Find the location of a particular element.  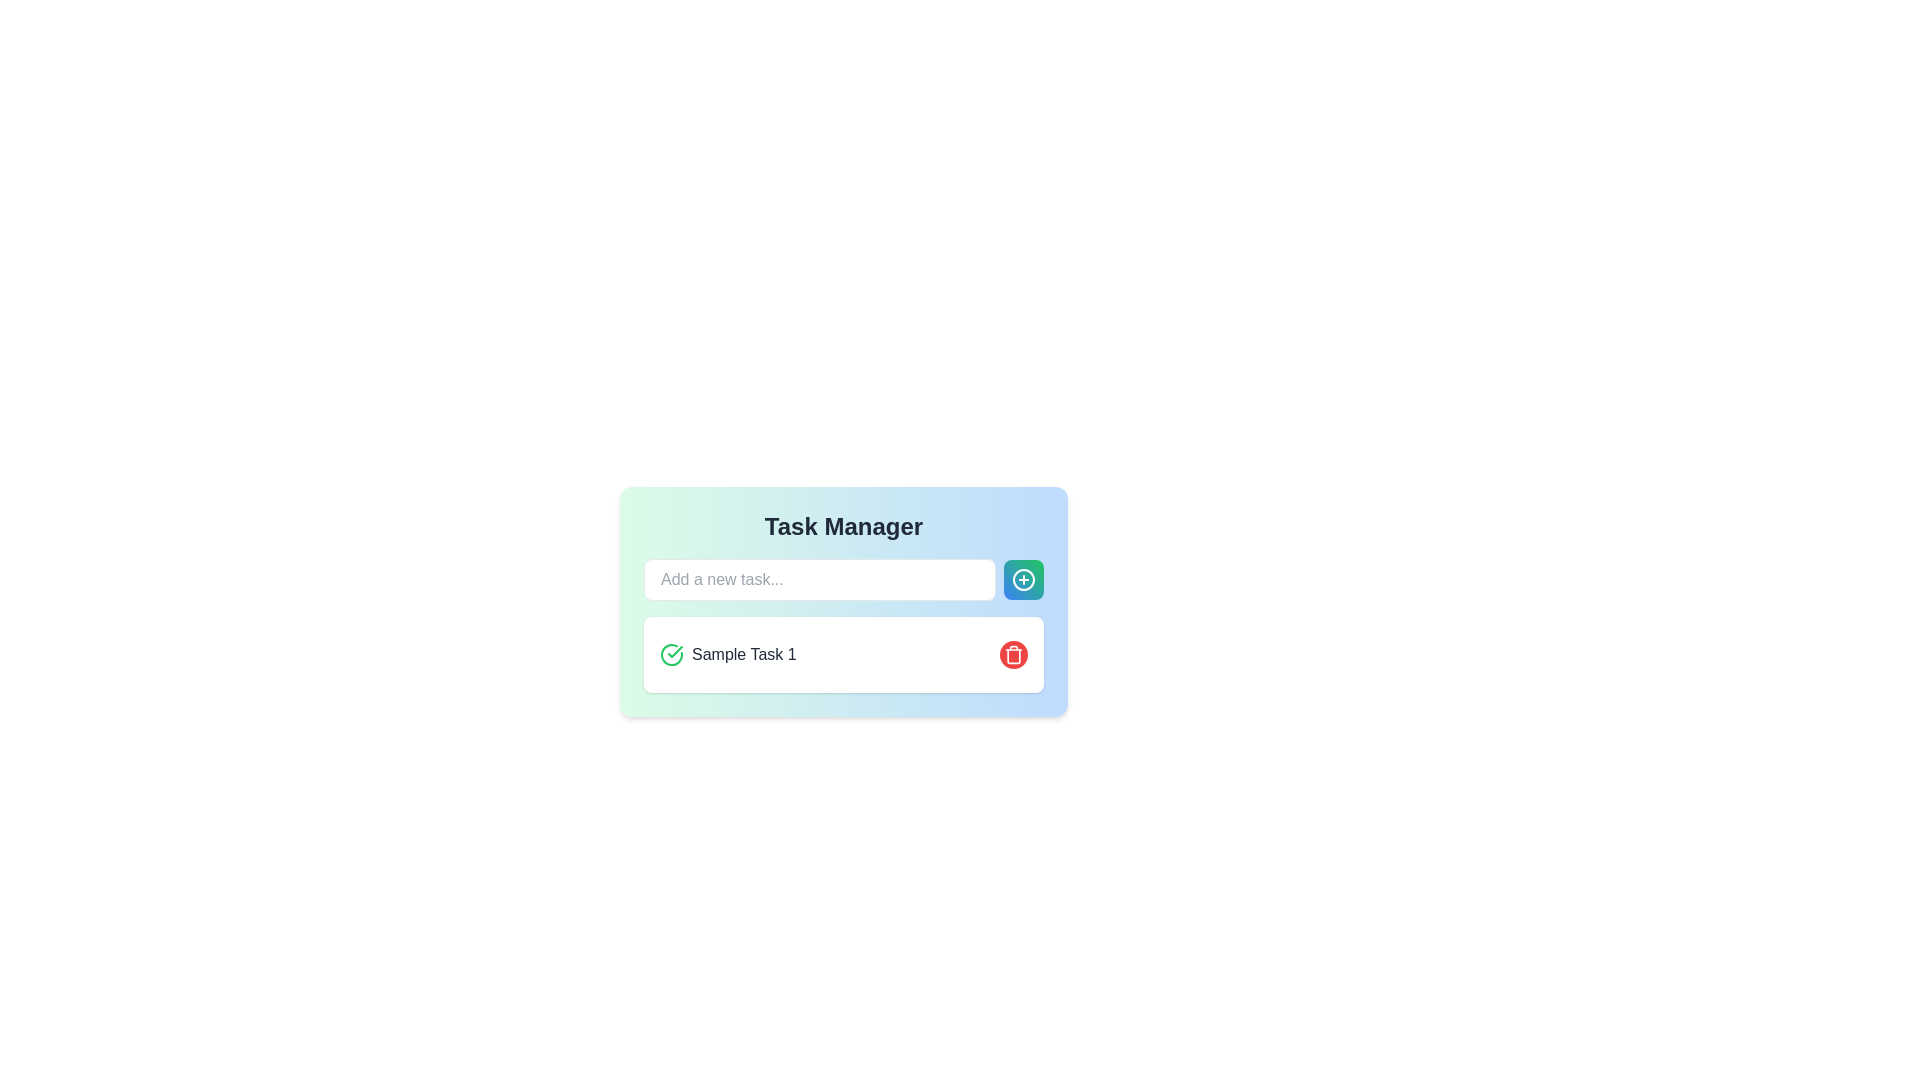

the text label that displays the name or description of a task in the task management interface, which is located to the left of a red delete button is located at coordinates (727, 655).